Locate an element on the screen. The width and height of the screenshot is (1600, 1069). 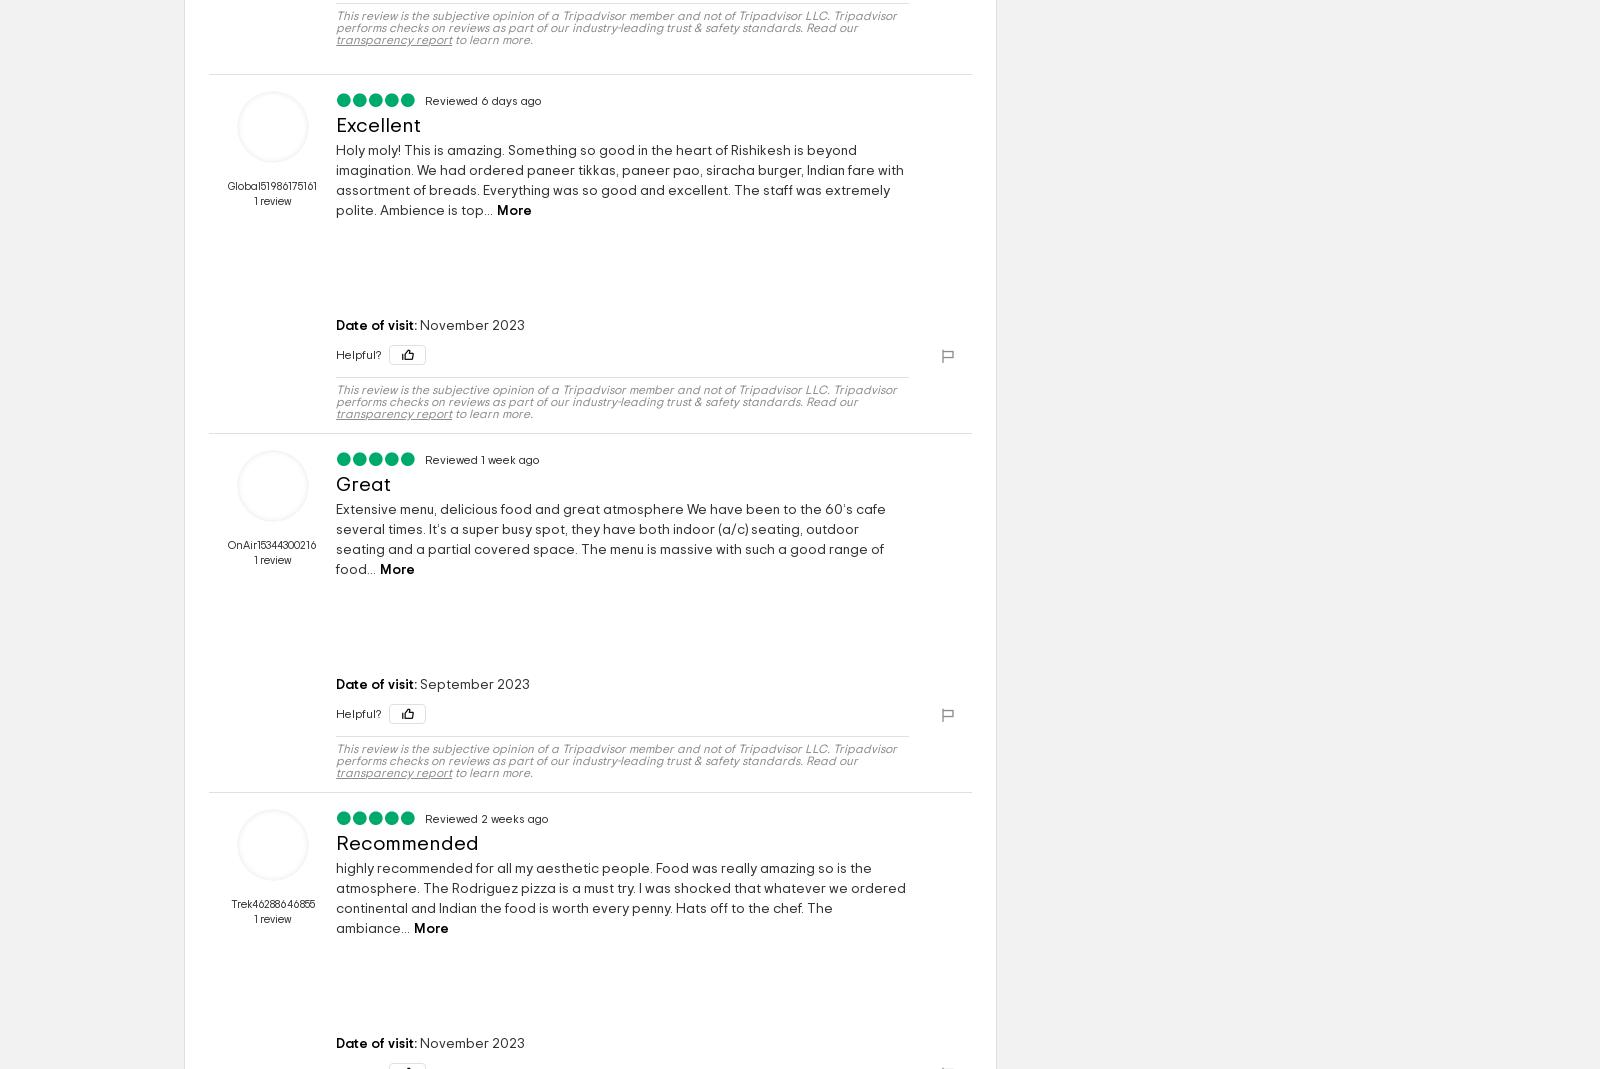
'Reviewed 6 days ago' is located at coordinates (482, 100).